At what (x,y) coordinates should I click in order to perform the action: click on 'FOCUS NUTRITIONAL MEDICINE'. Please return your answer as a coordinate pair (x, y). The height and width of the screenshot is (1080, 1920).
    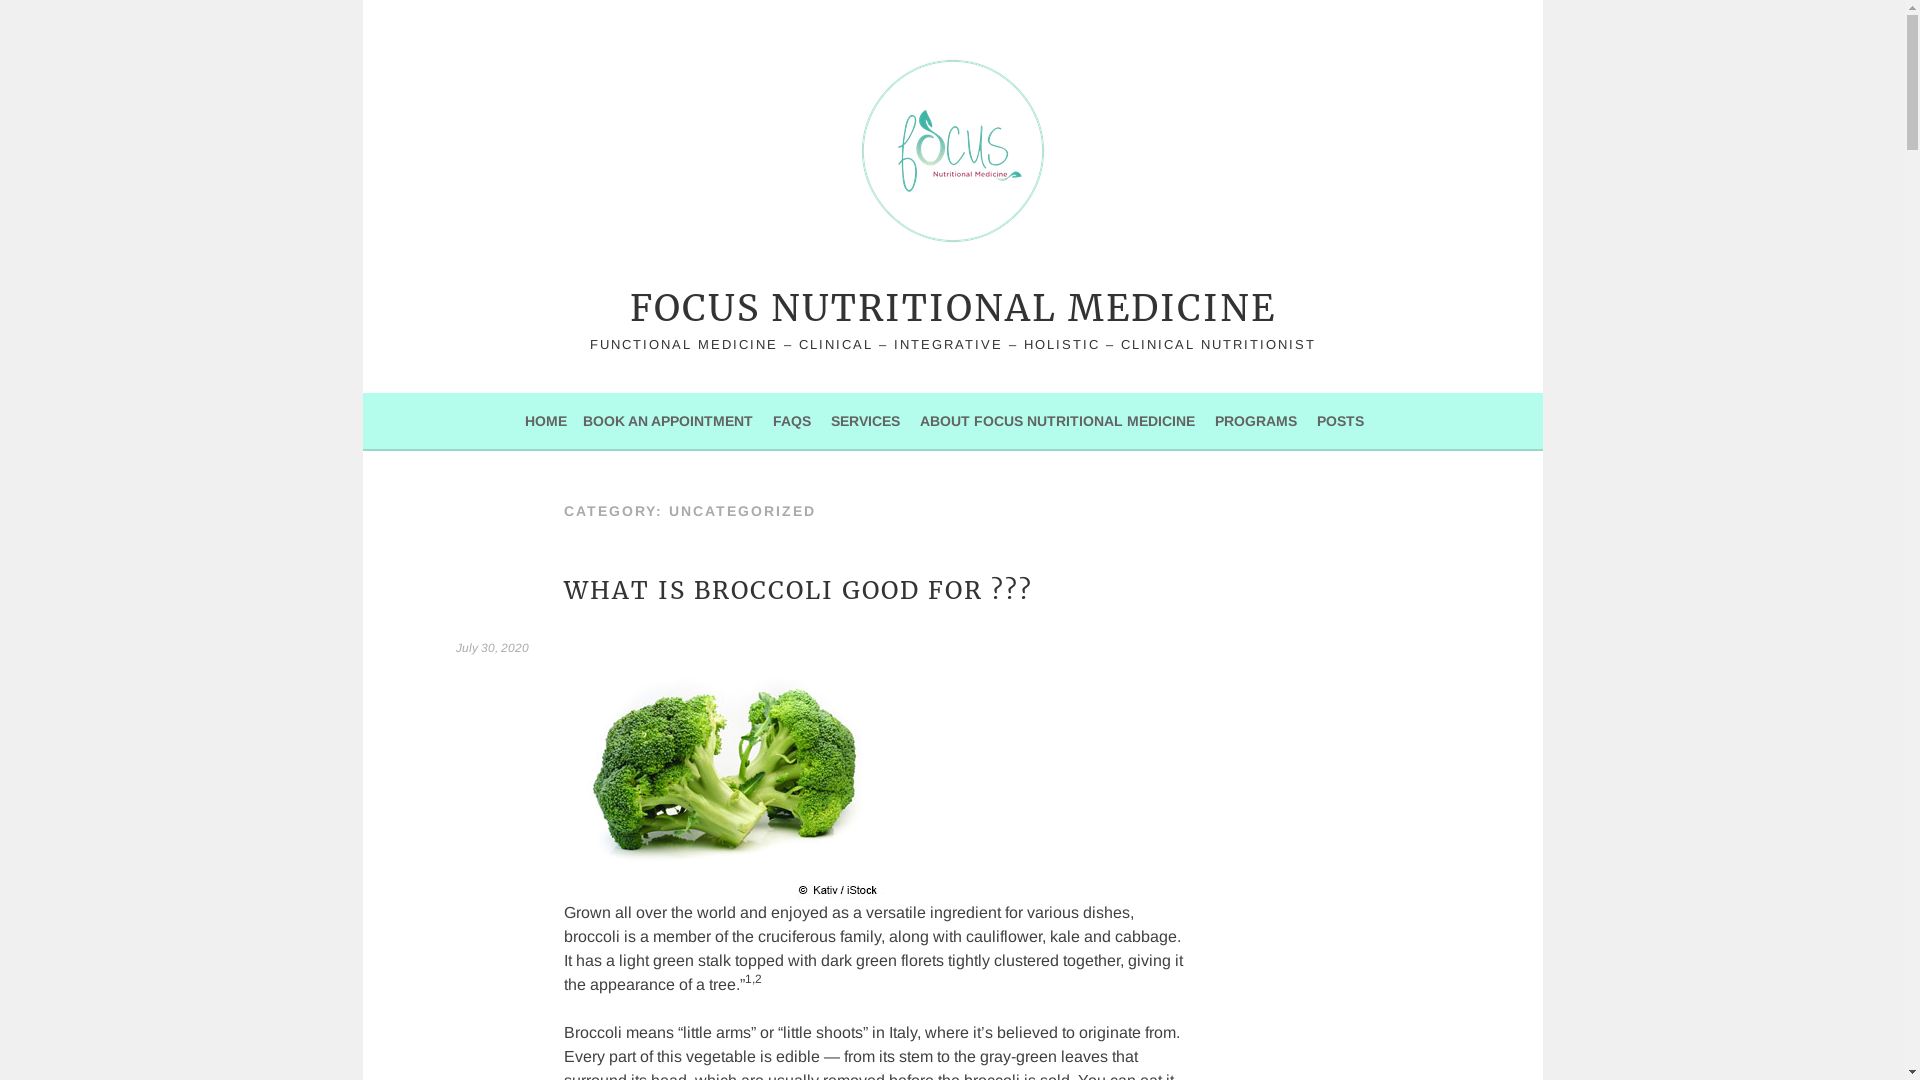
    Looking at the image, I should click on (628, 308).